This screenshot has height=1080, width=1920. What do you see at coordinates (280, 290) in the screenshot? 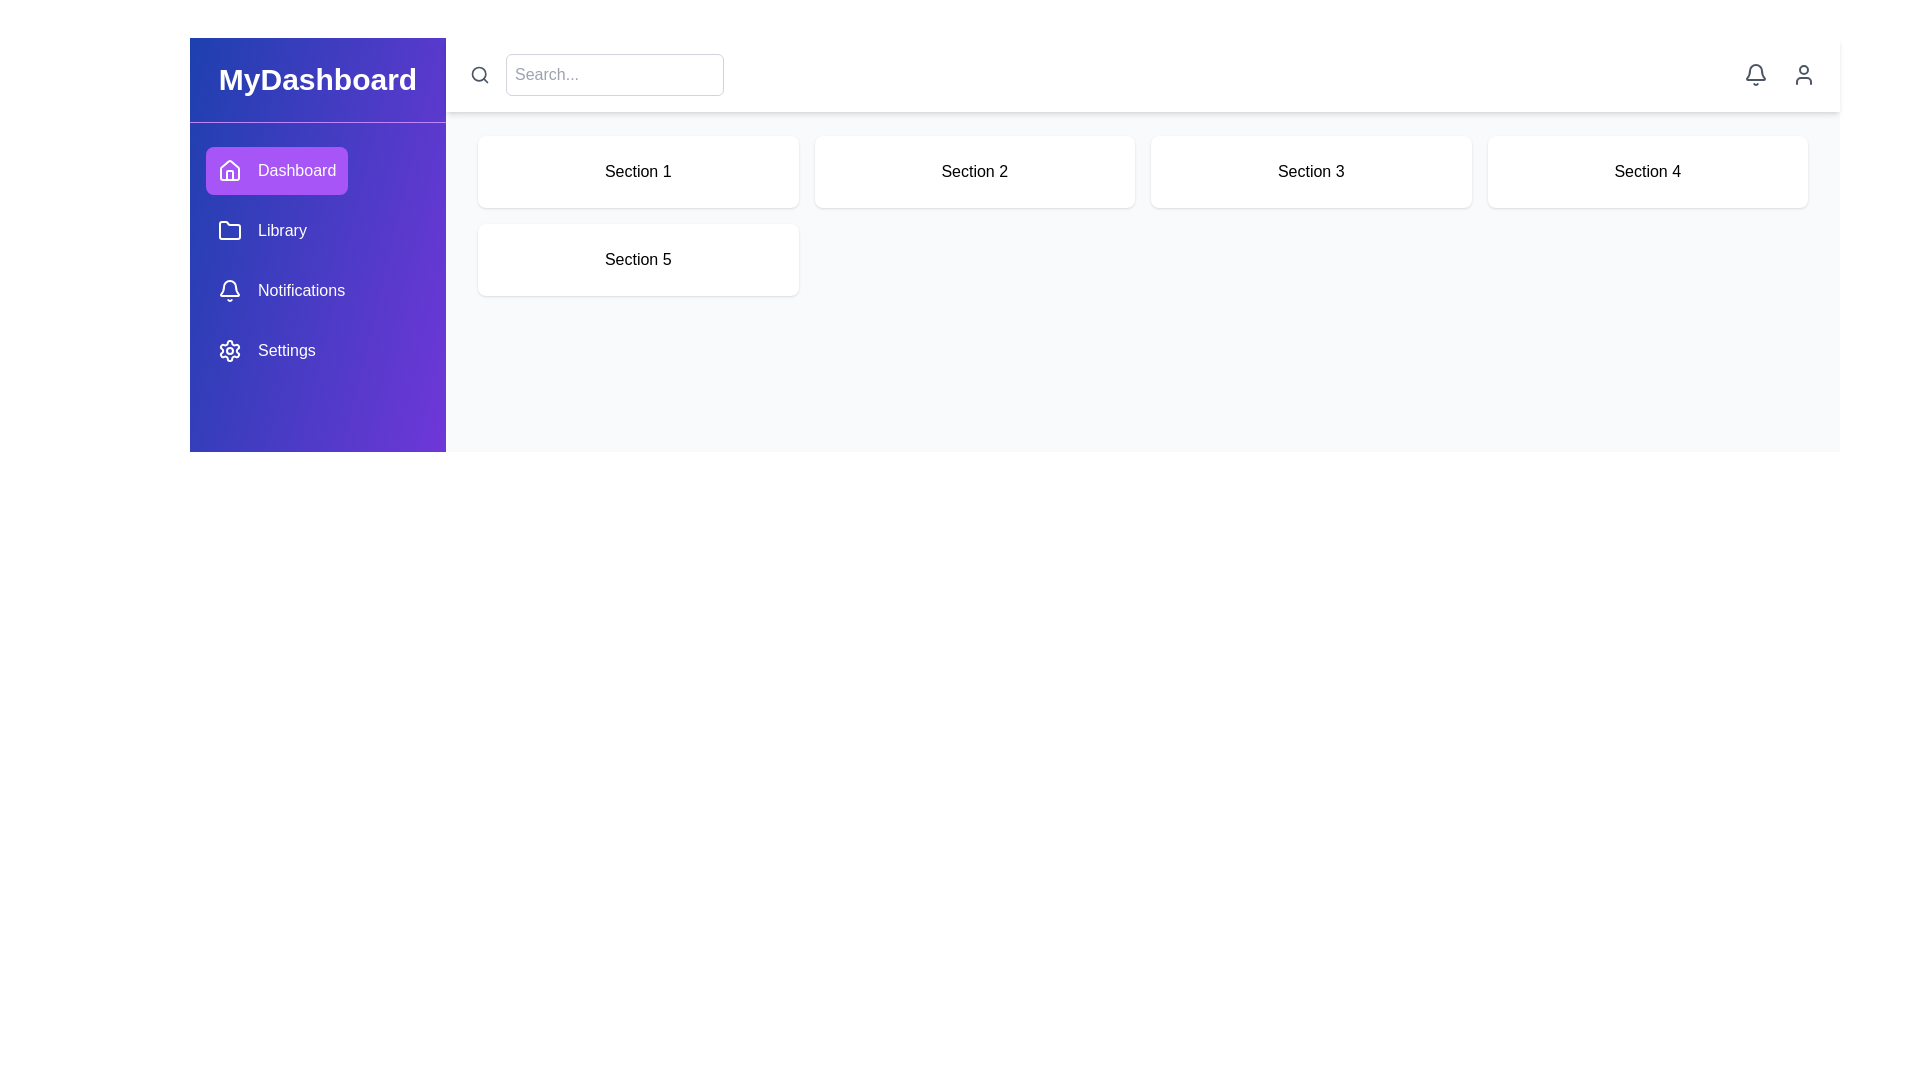
I see `the notifications button located in the vertical sidebar menu, which is the third item below 'Dashboard' and 'Library'` at bounding box center [280, 290].